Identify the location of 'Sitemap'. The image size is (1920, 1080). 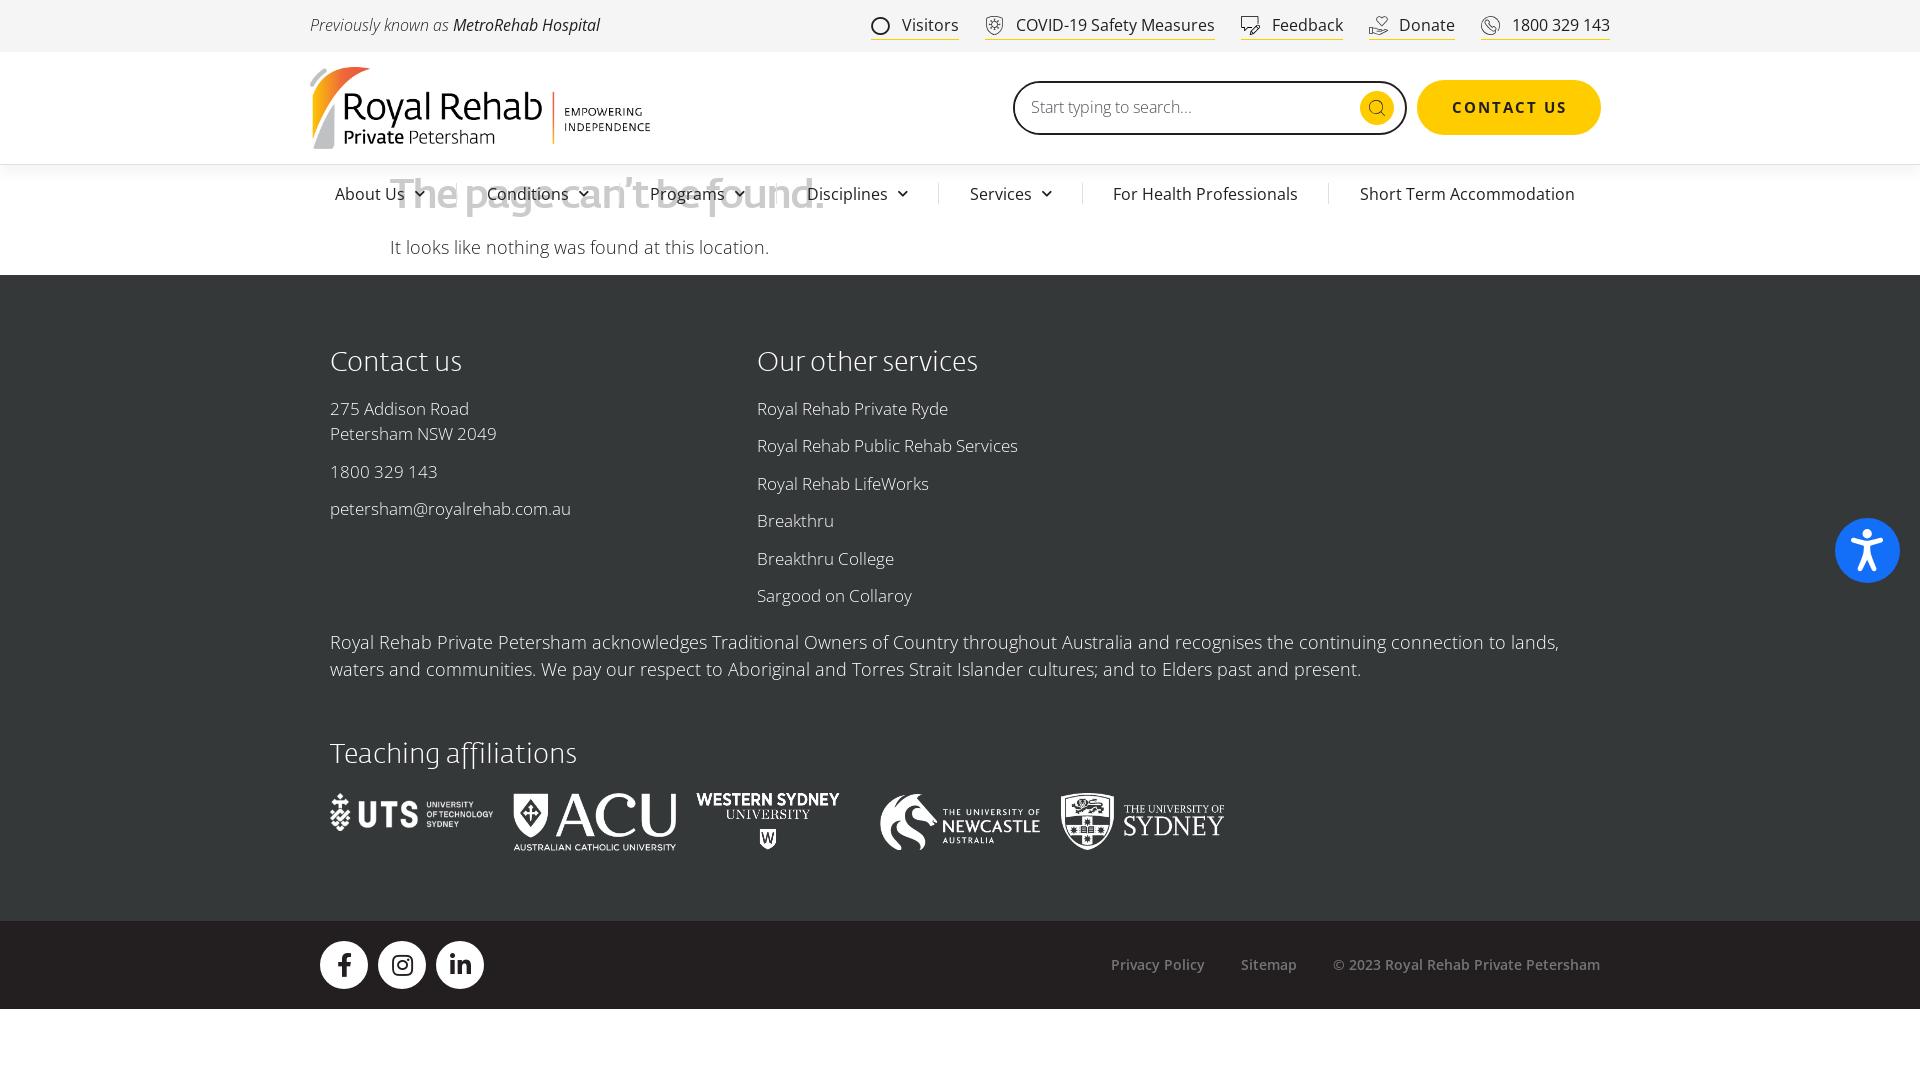
(1267, 963).